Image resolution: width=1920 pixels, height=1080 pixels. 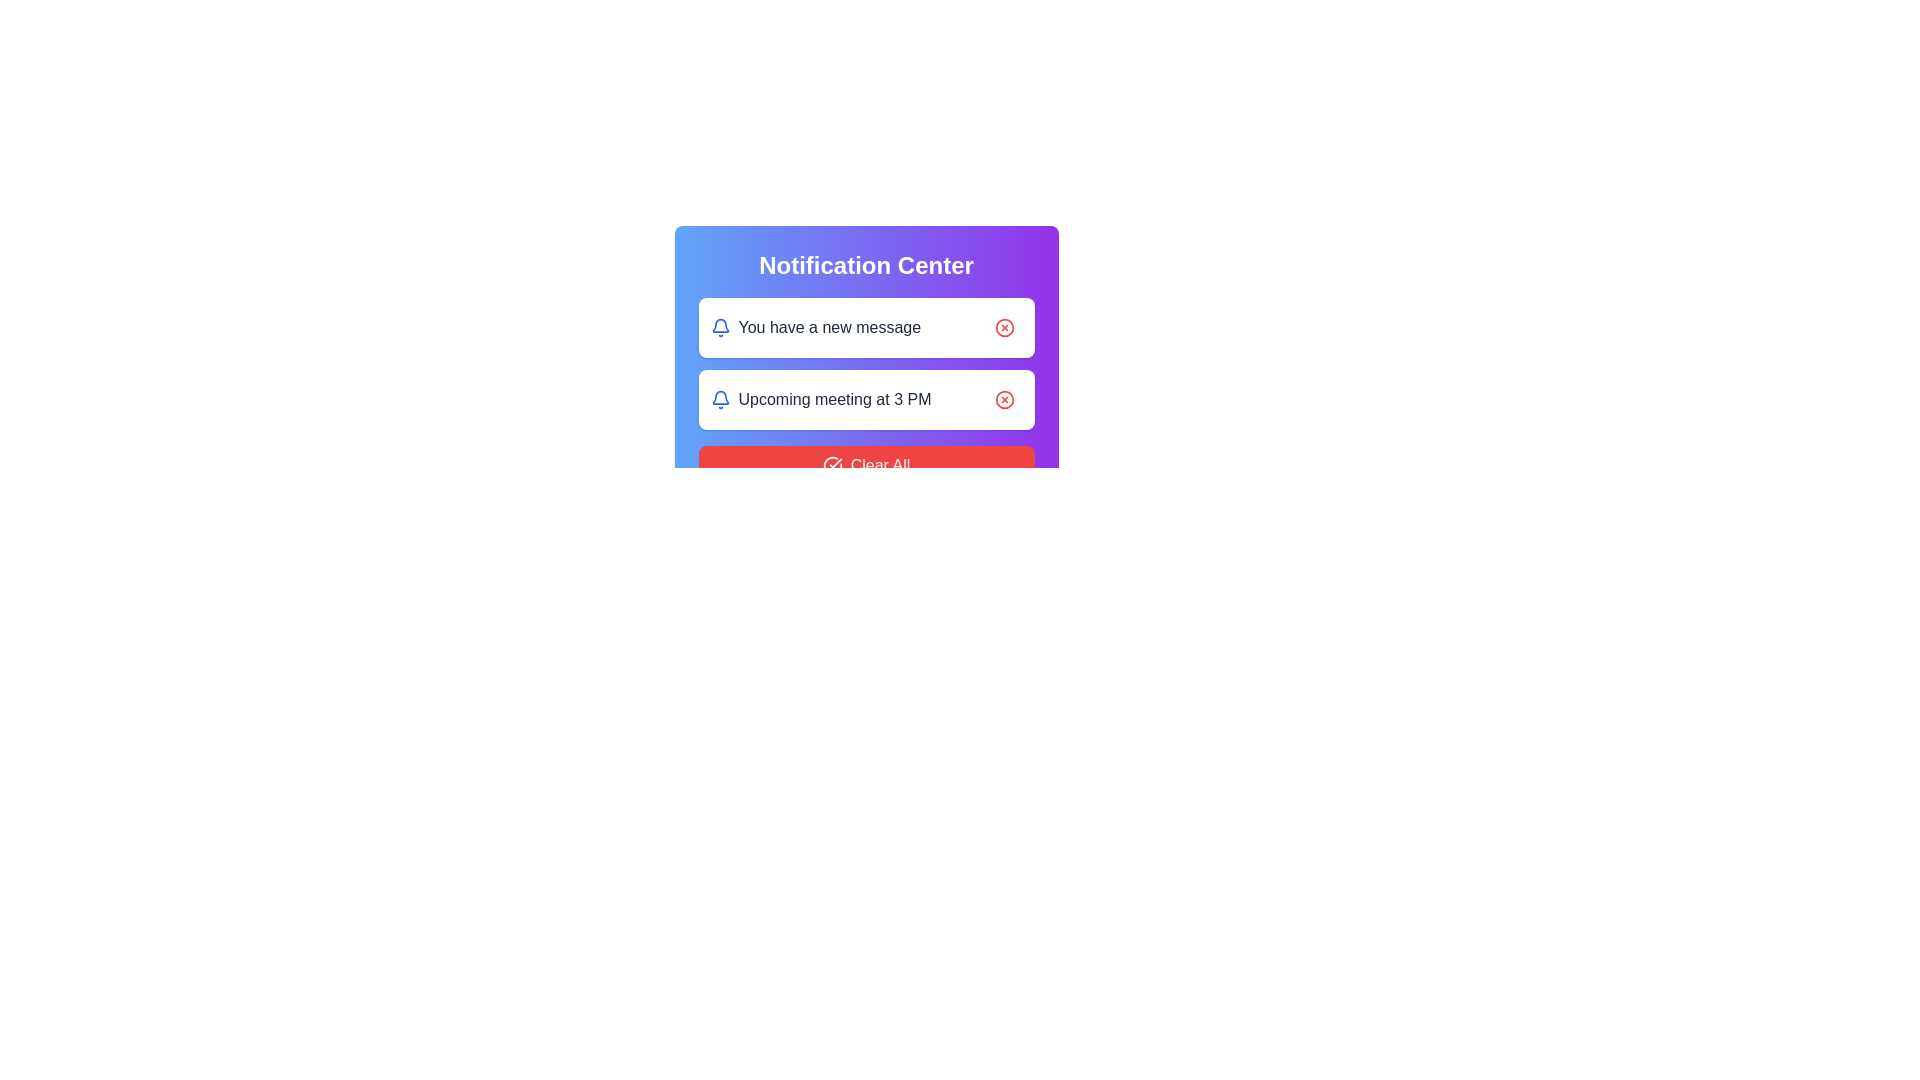 I want to click on the circular icon button with a red border and 'X' symbol located to the right of the 'Upcoming meeting at 3 PM' notification, so click(x=1004, y=400).